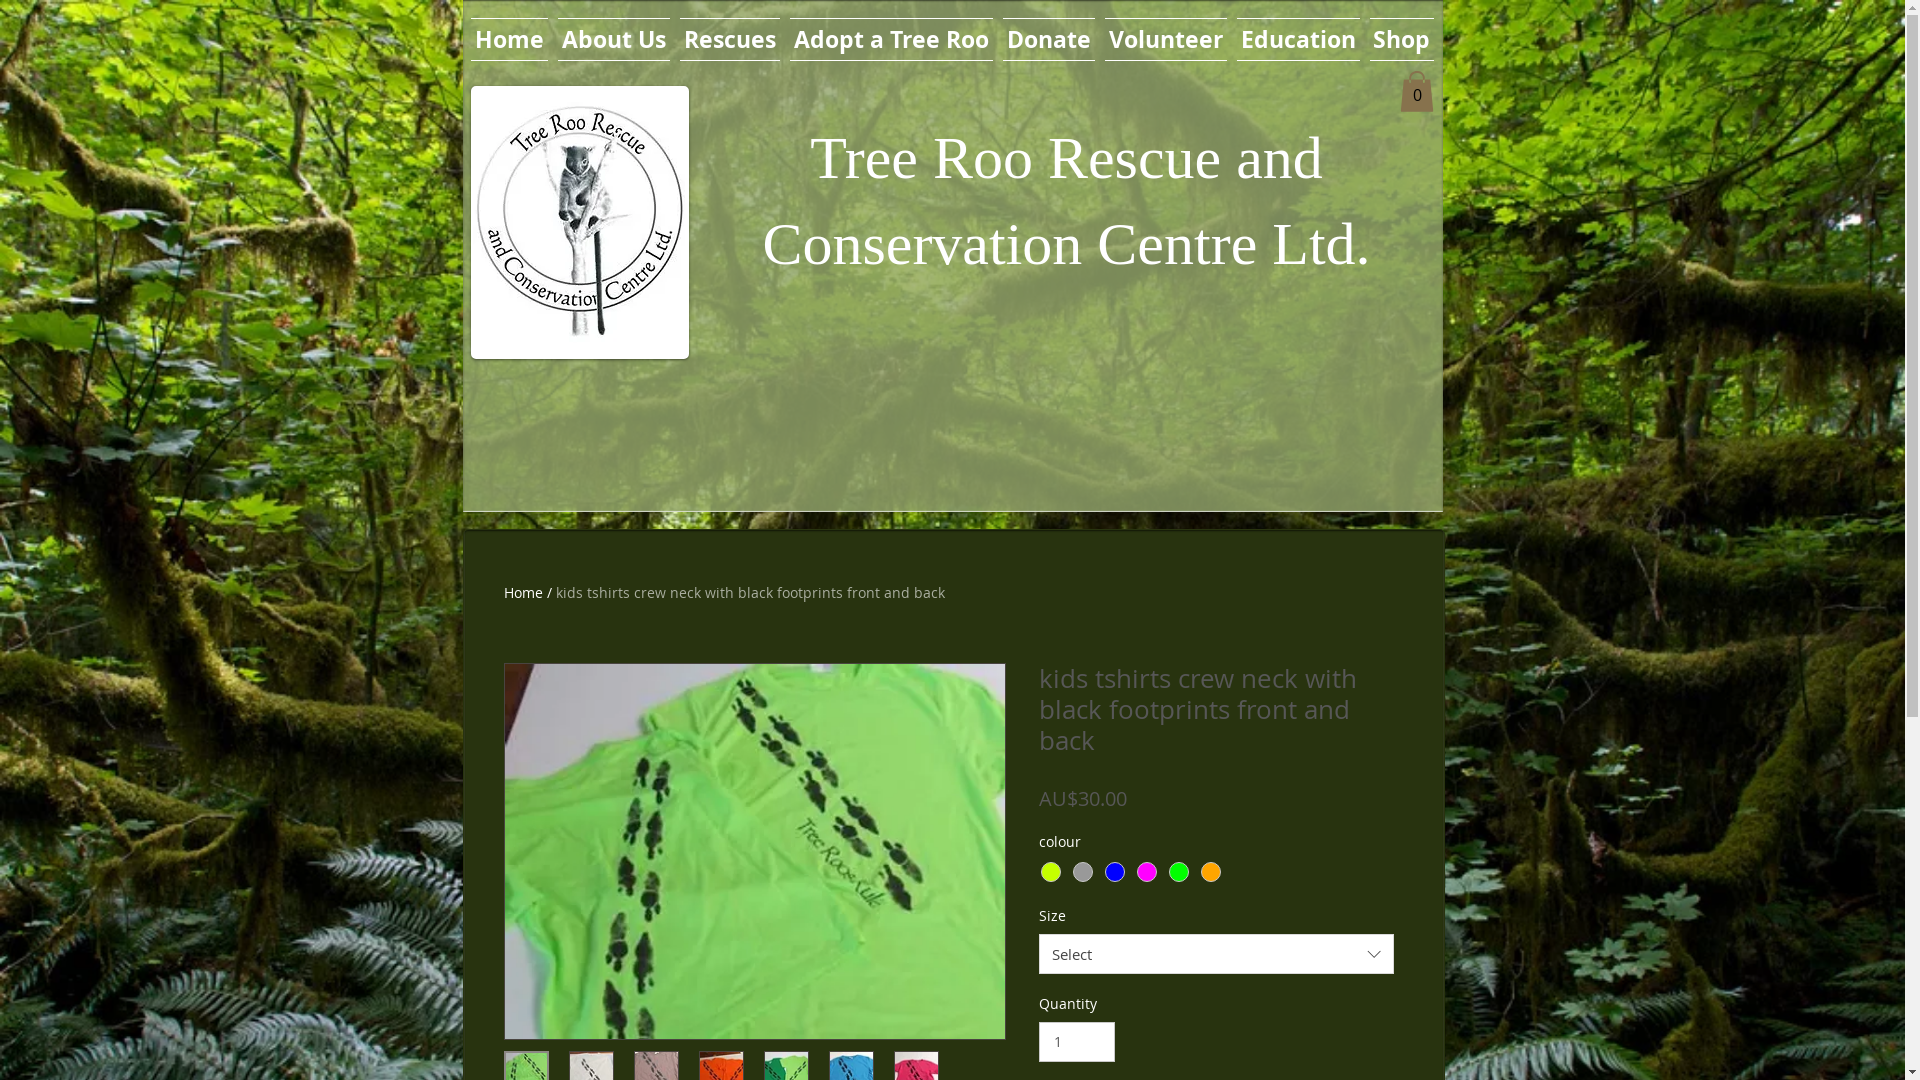  What do you see at coordinates (523, 591) in the screenshot?
I see `'Home'` at bounding box center [523, 591].